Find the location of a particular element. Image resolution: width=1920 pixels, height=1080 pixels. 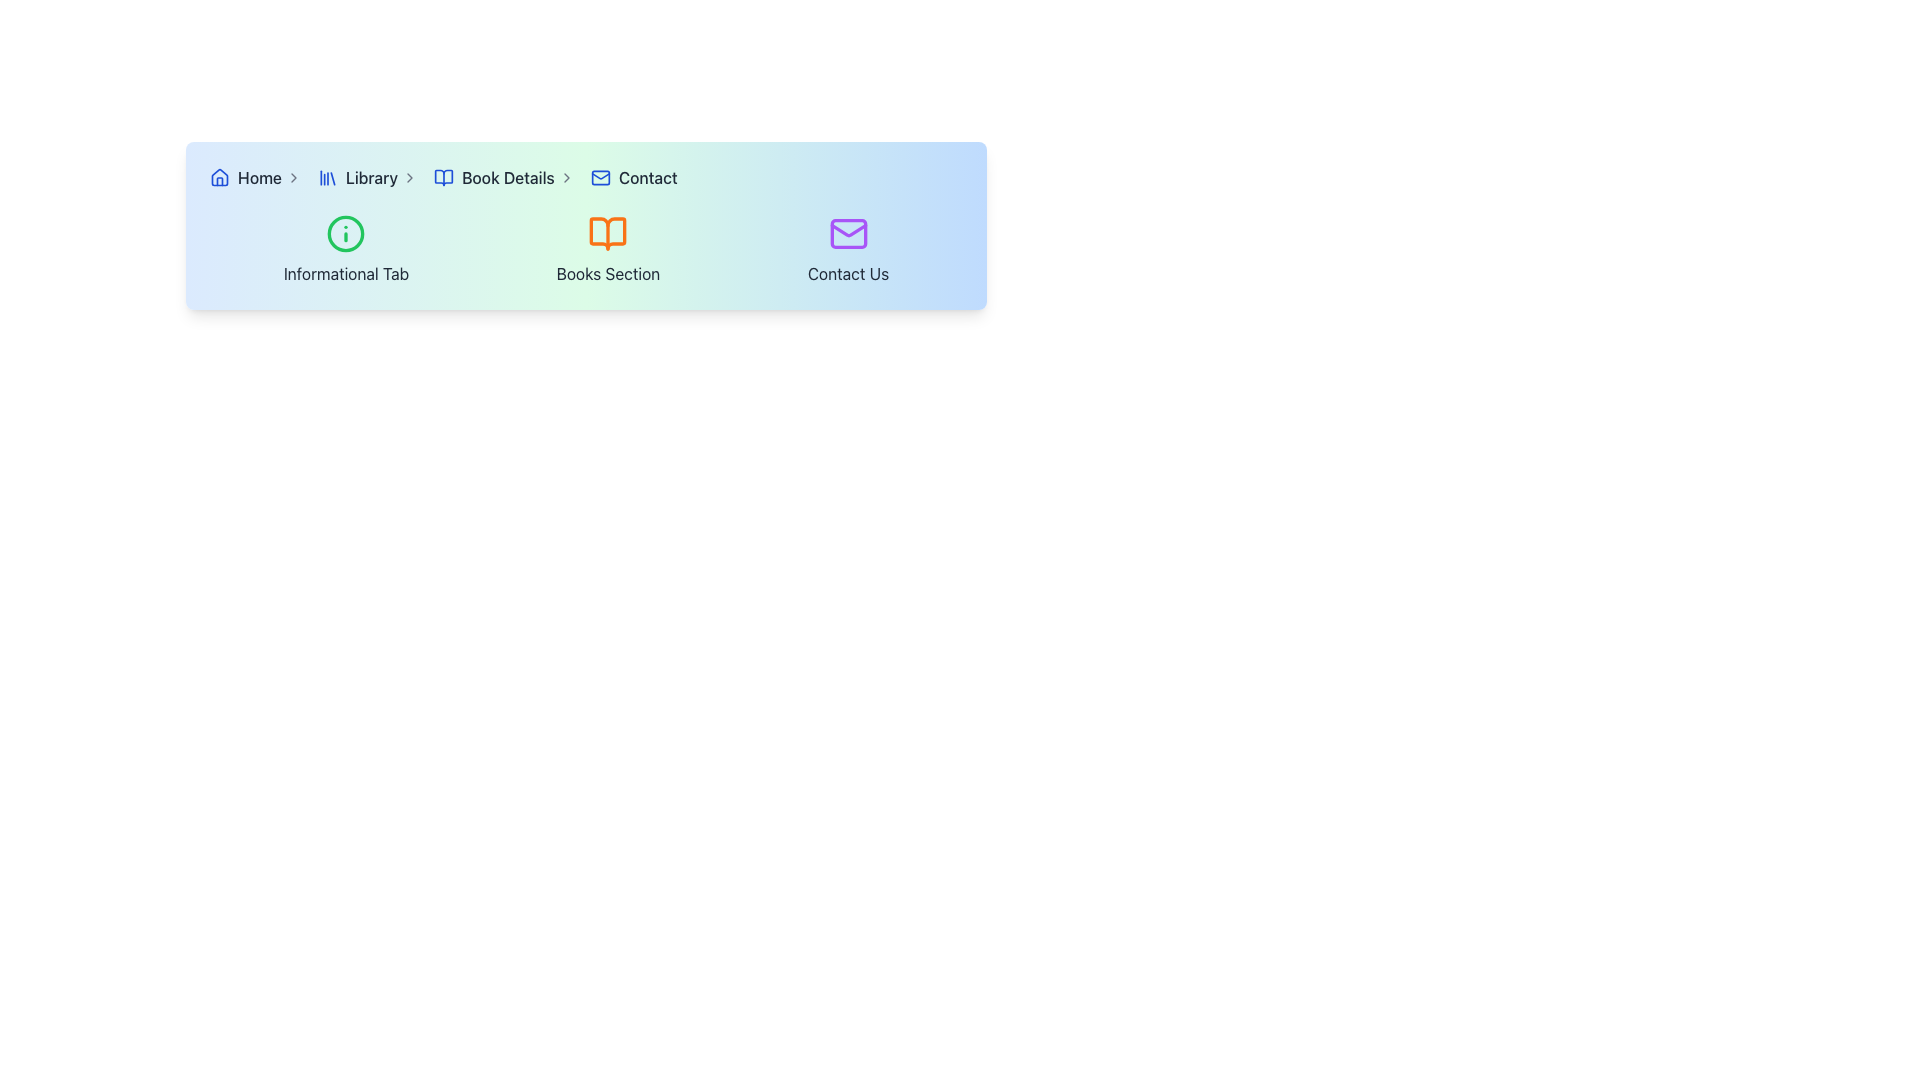

the 'Library' hyperlink in the navigation bar is located at coordinates (372, 176).